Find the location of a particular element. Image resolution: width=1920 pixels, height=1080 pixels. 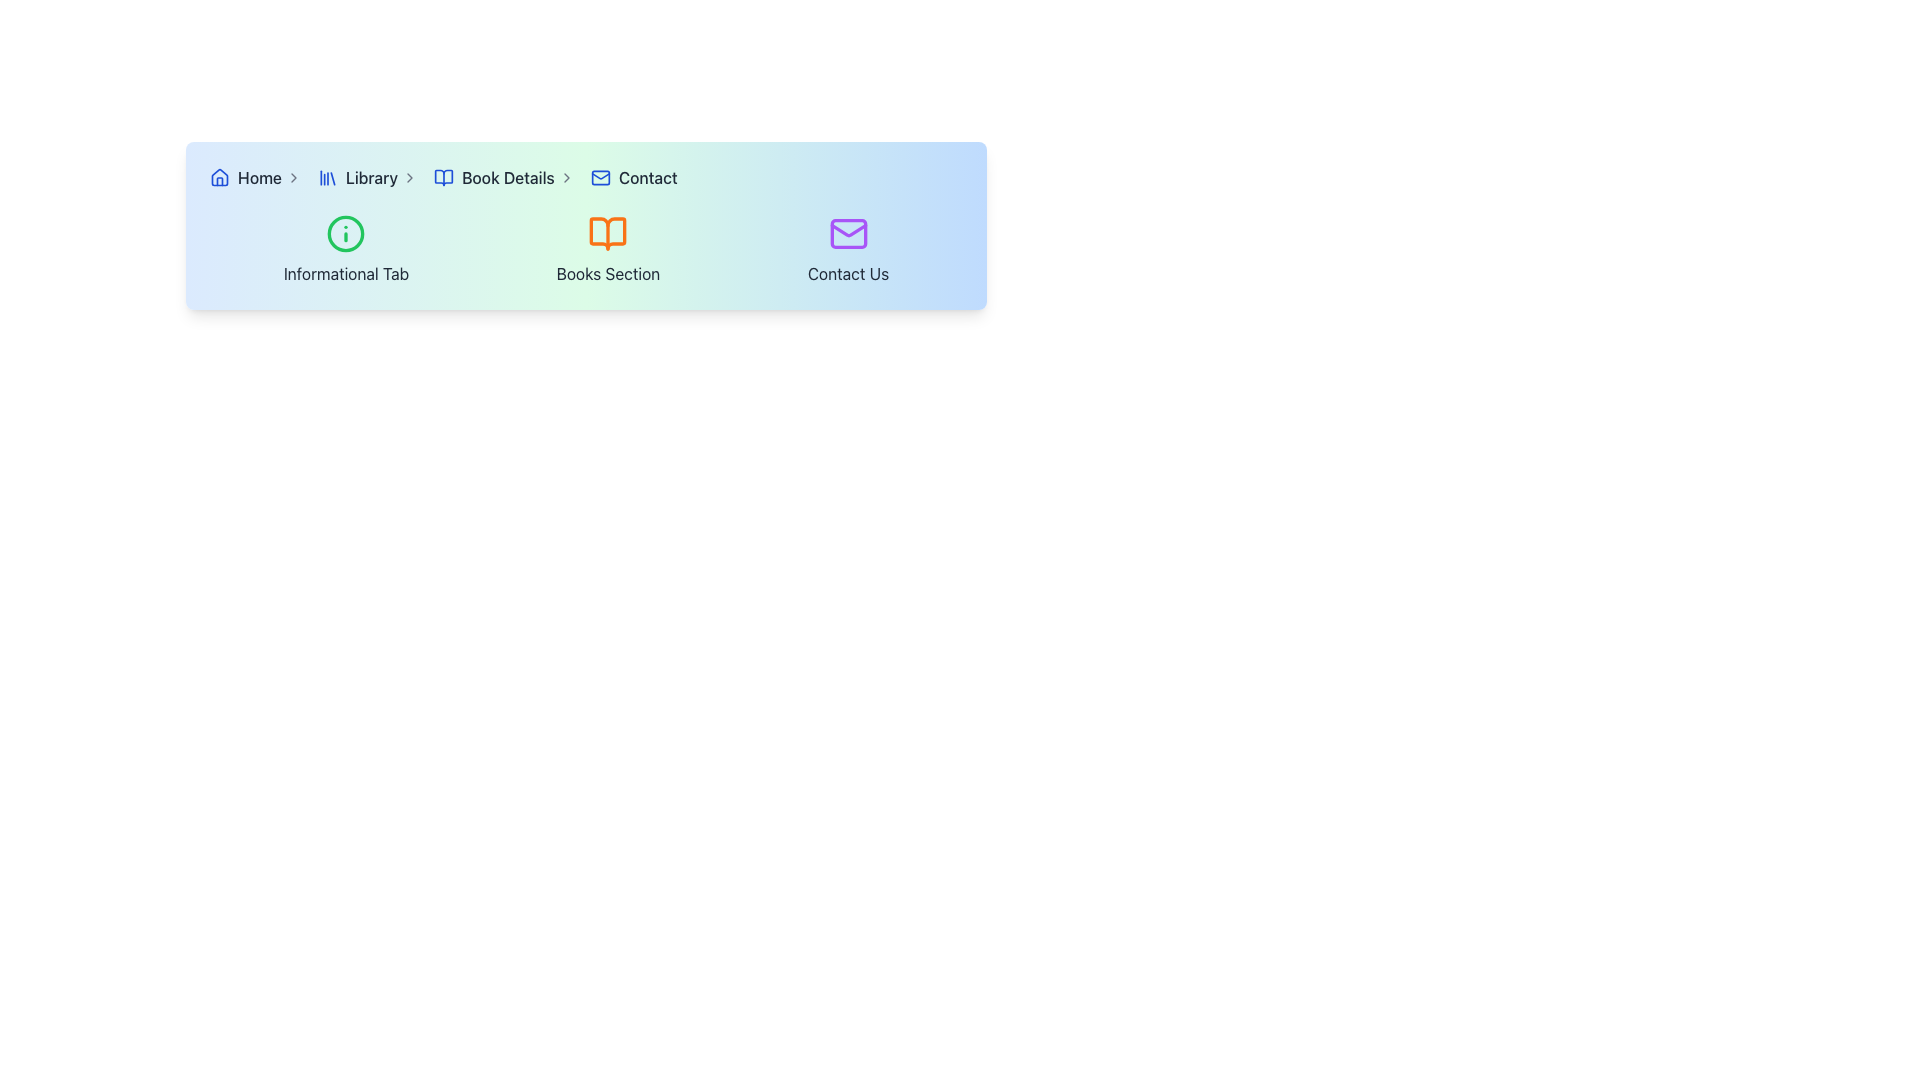

the 'Library' hyperlink in the navigation bar is located at coordinates (372, 176).